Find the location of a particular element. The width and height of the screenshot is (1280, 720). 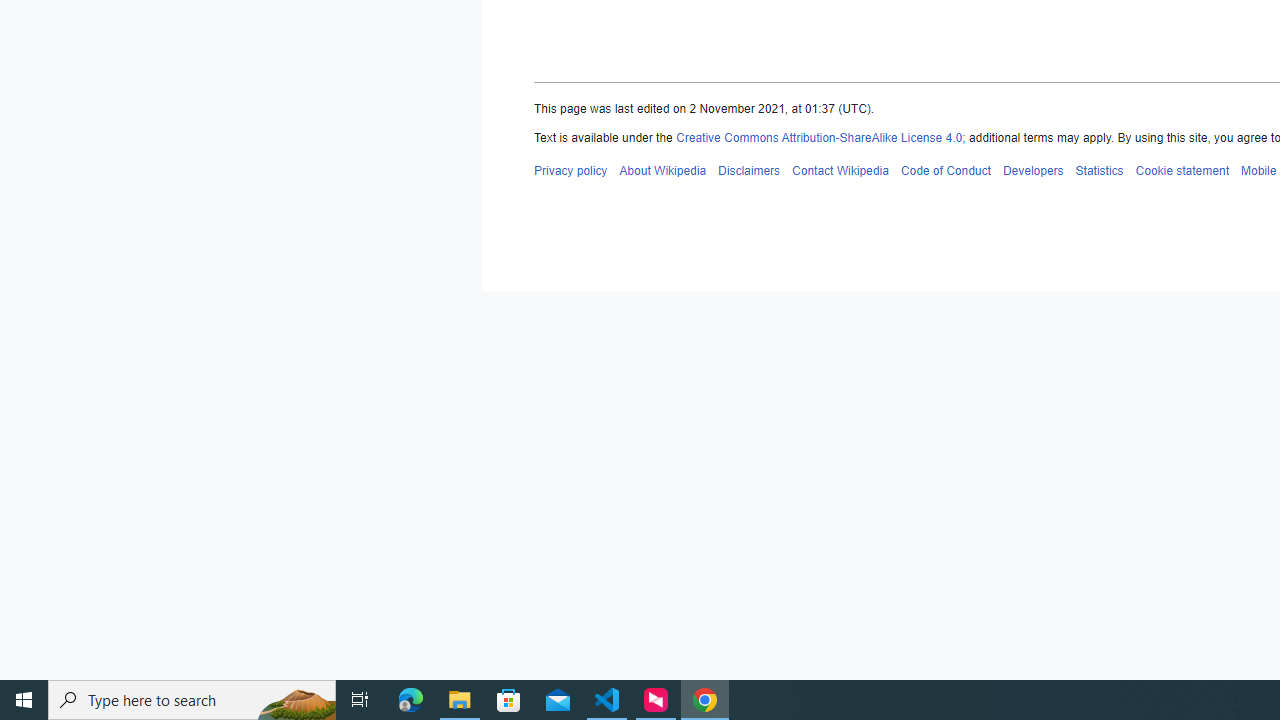

'Creative Commons Attribution-ShareAlike License 4.0' is located at coordinates (819, 137).